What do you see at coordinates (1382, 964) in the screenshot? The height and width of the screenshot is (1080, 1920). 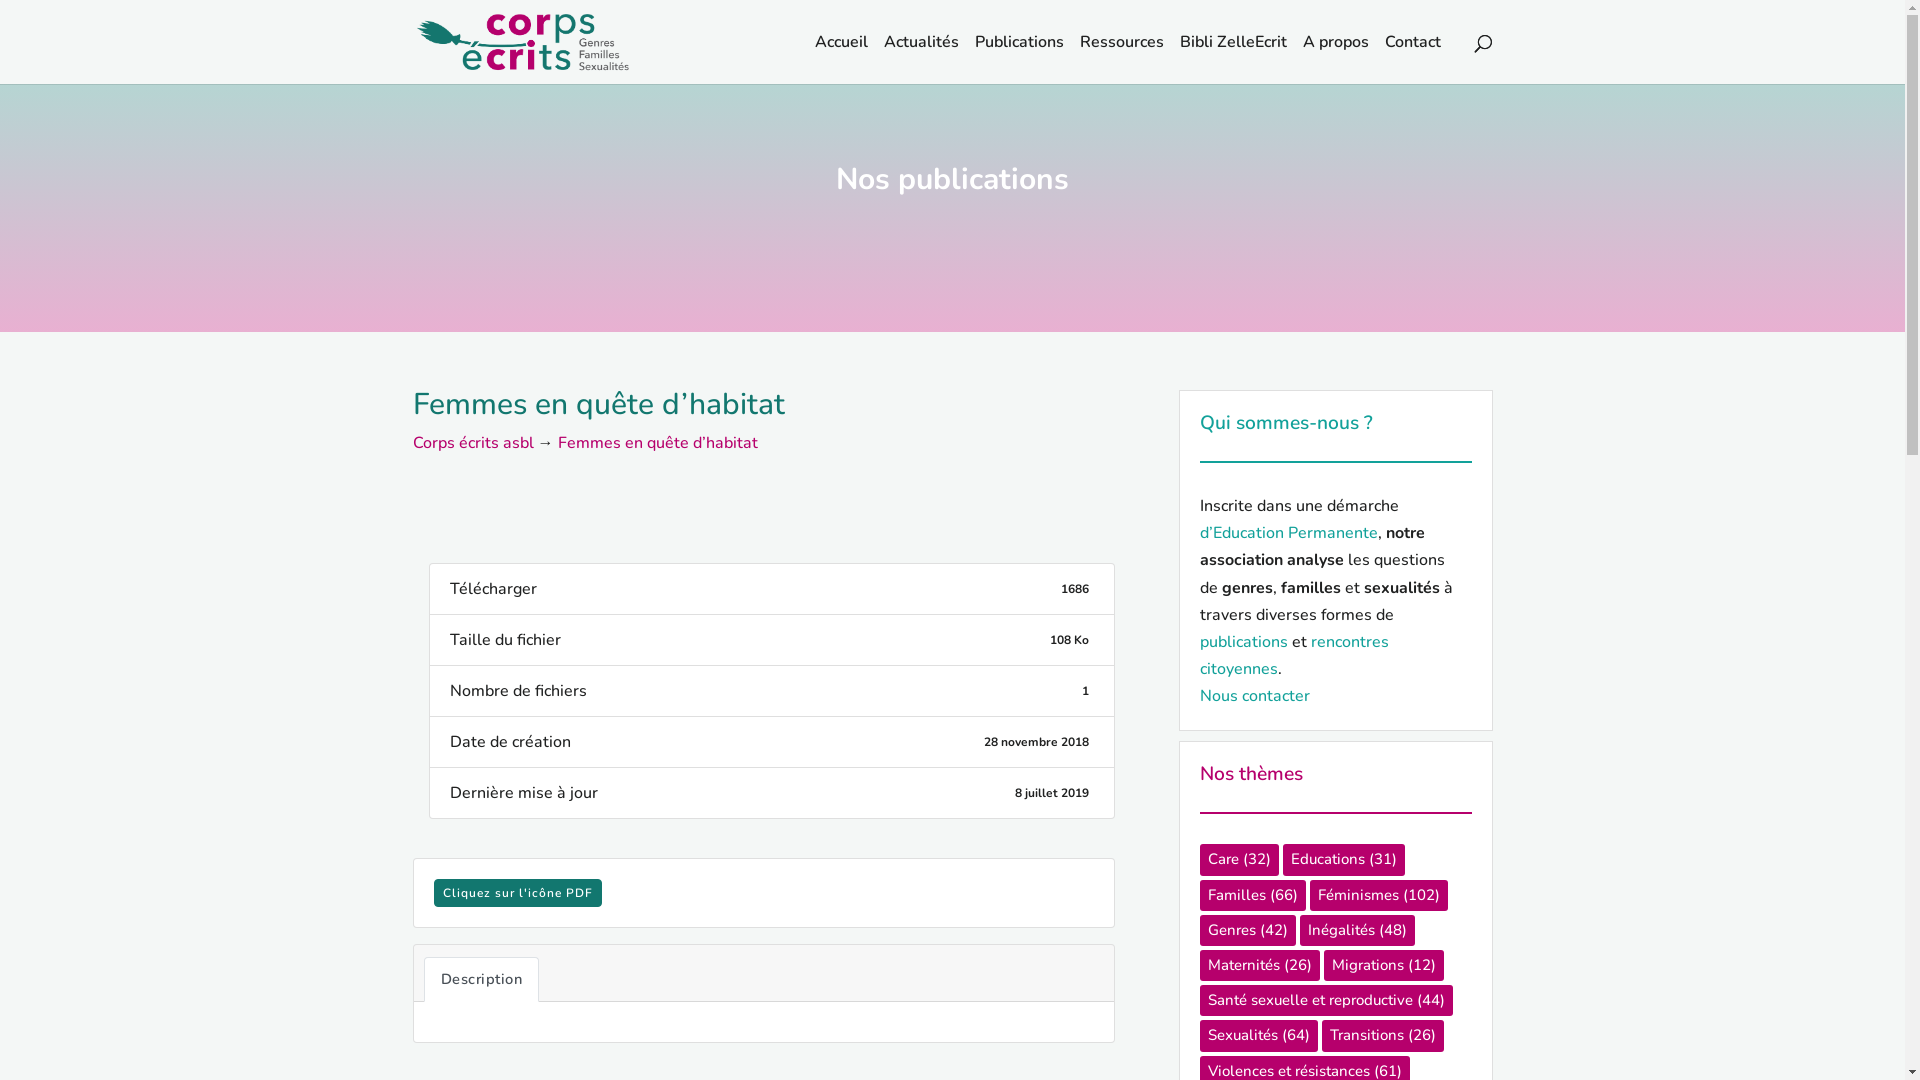 I see `'Migrations (12)'` at bounding box center [1382, 964].